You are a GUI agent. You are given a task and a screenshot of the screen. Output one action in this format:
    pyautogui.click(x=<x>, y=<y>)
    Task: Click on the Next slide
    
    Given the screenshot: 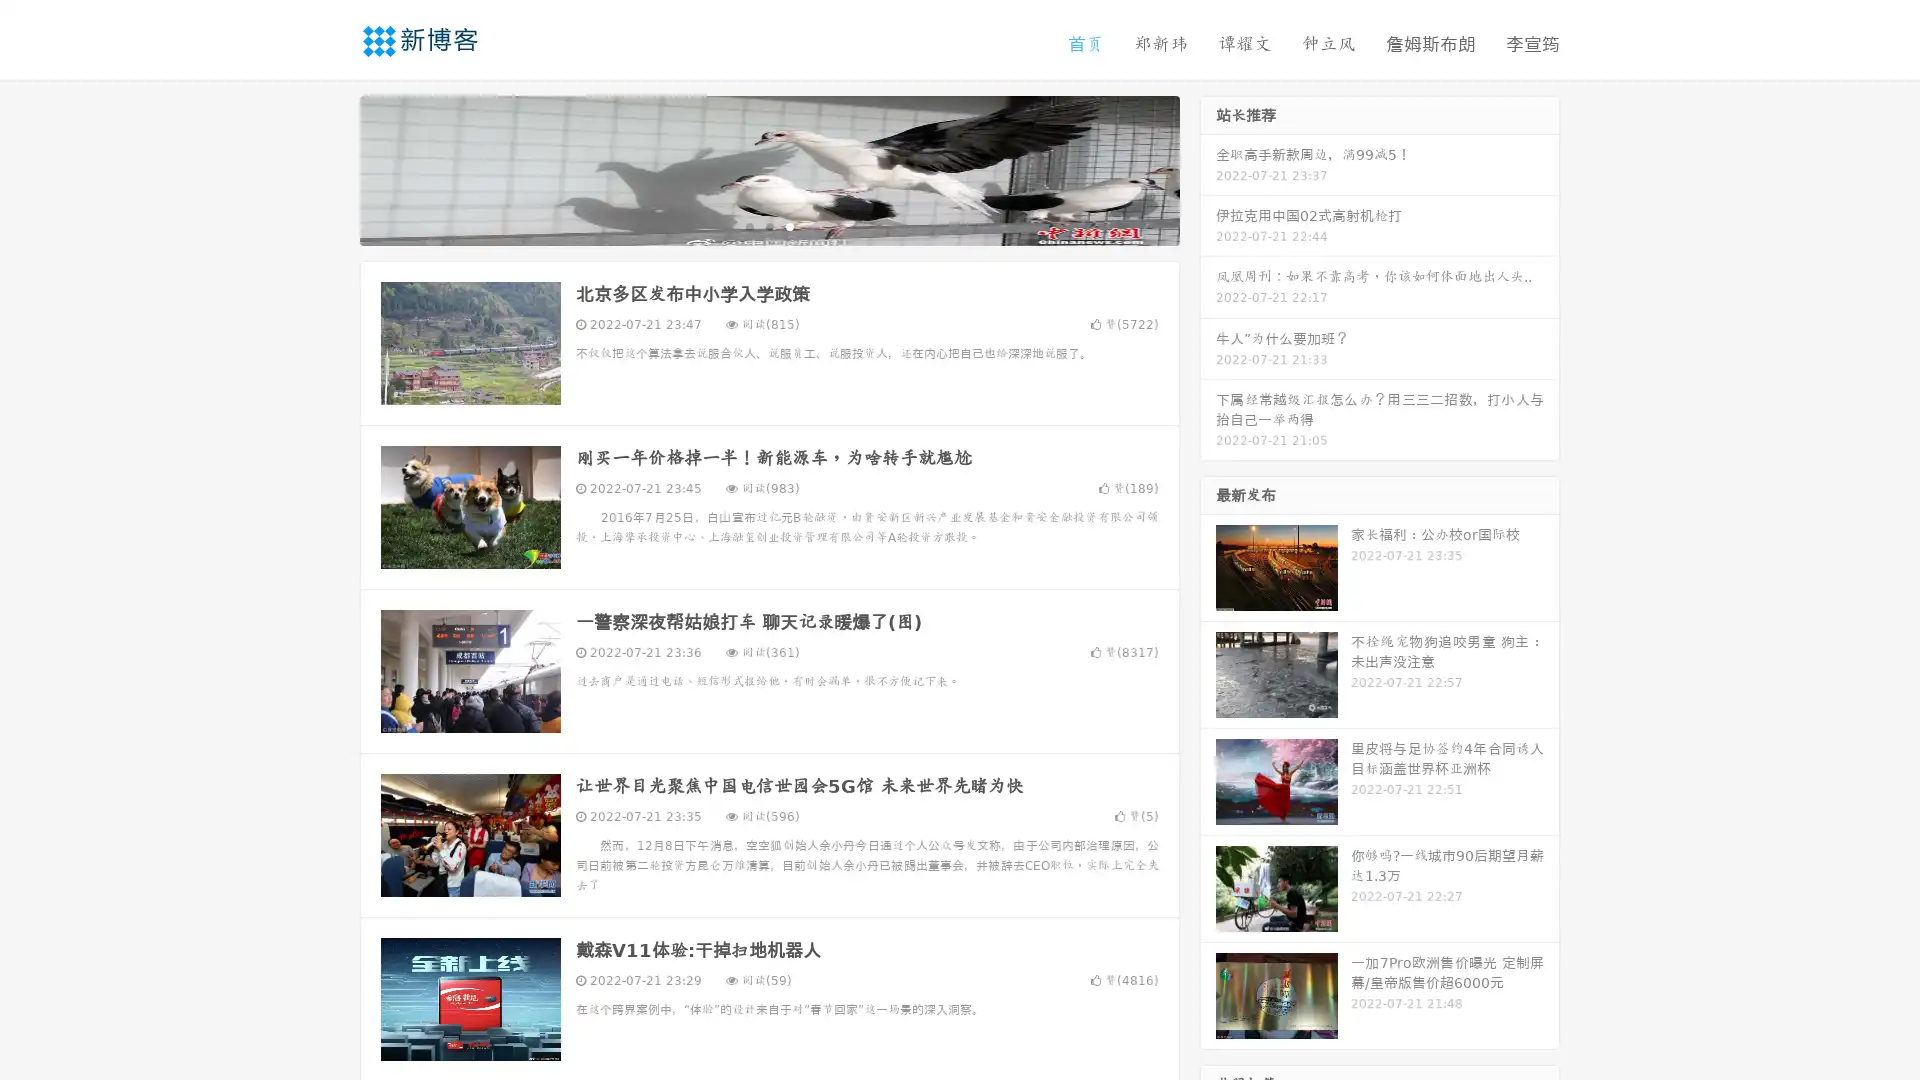 What is the action you would take?
    pyautogui.click(x=1208, y=168)
    